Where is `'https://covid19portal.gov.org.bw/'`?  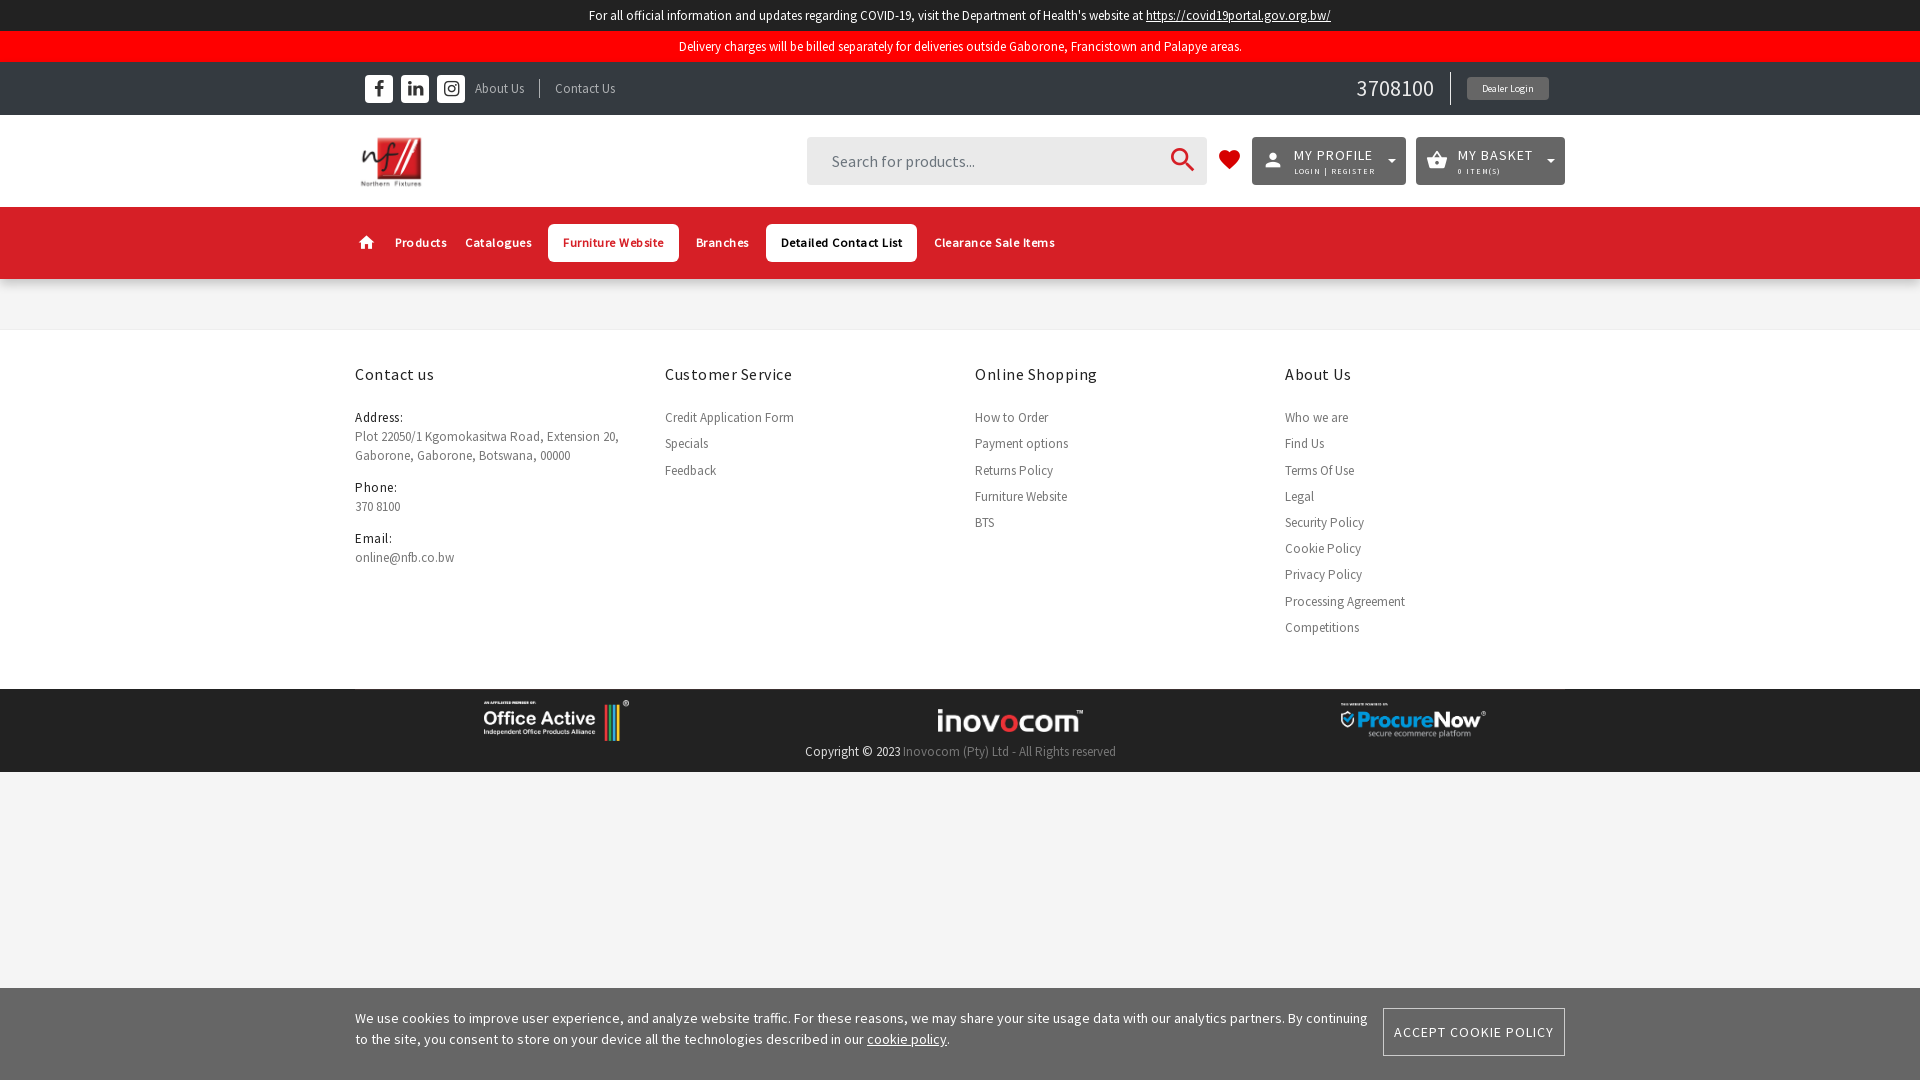
'https://covid19portal.gov.org.bw/' is located at coordinates (1256, 15).